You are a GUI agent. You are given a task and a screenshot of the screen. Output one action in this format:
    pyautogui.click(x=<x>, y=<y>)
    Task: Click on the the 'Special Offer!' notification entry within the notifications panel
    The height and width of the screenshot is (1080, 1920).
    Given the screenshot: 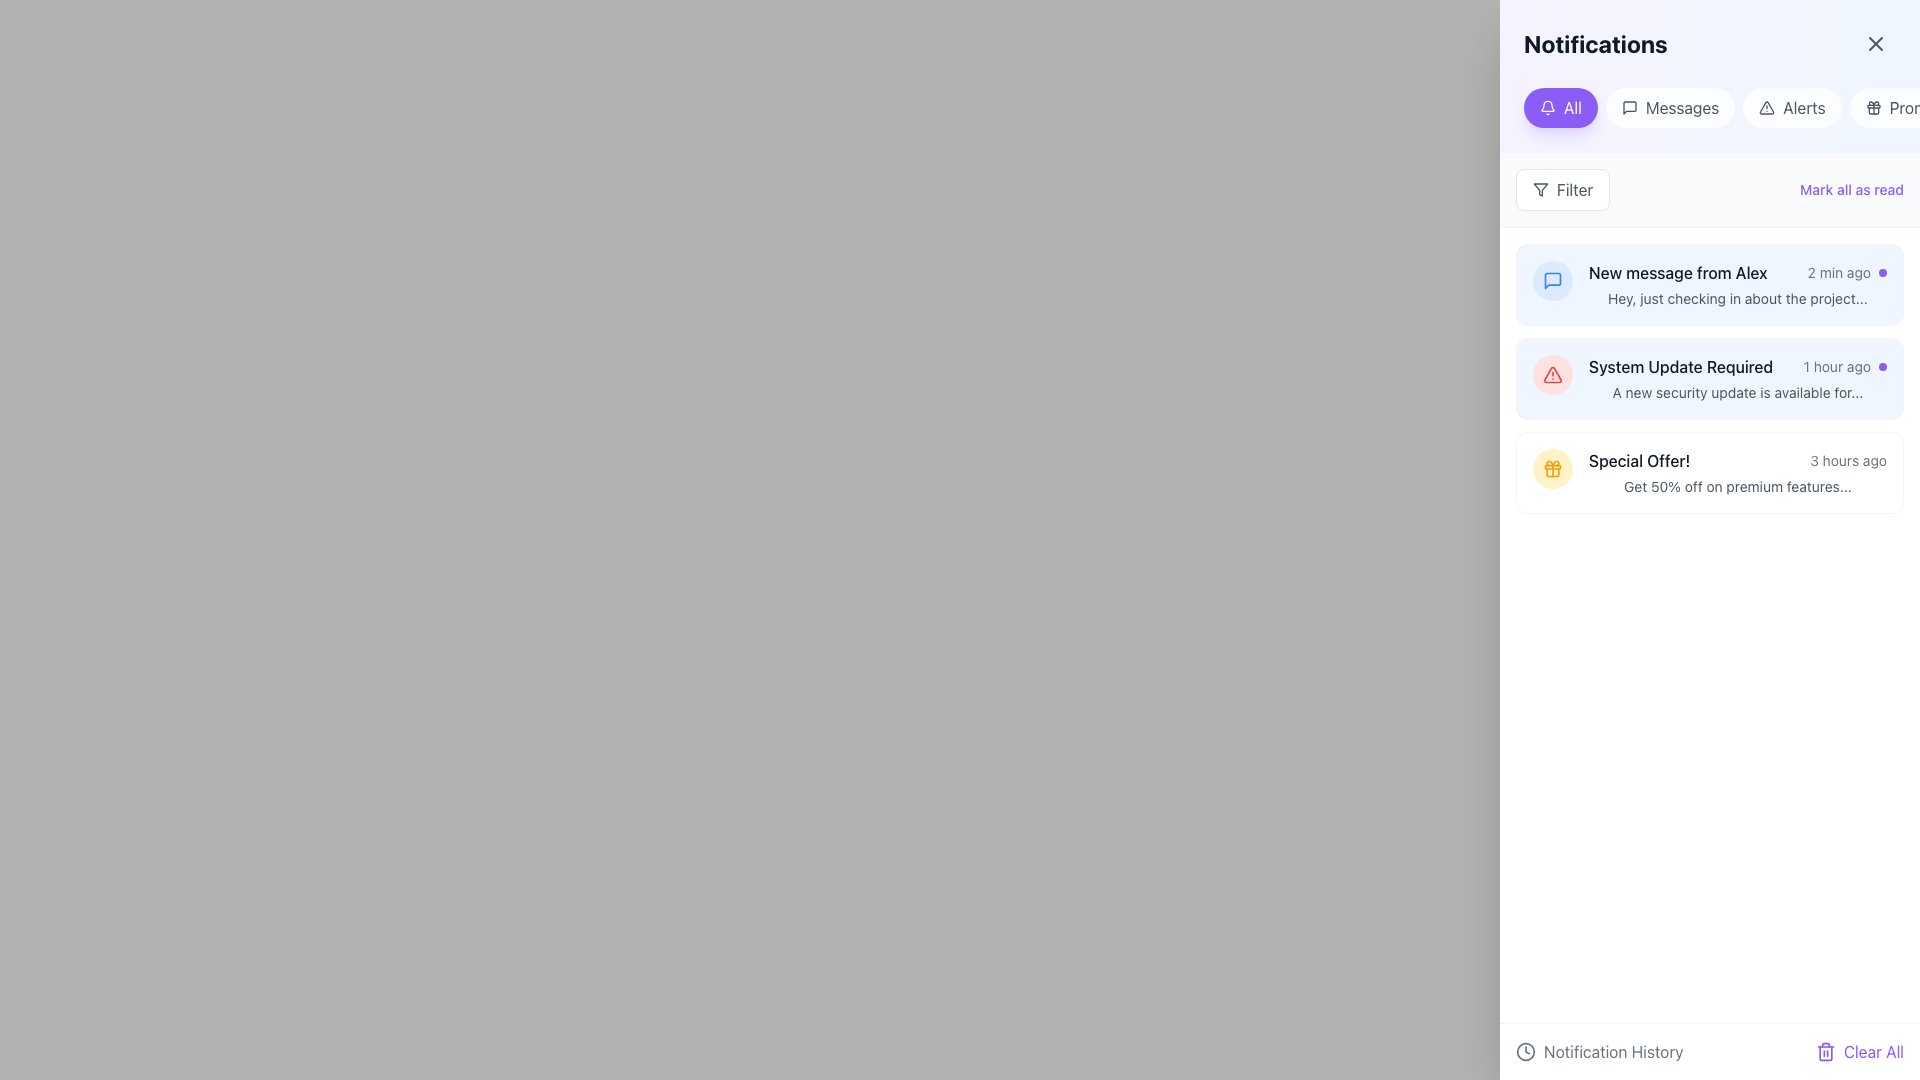 What is the action you would take?
    pyautogui.click(x=1708, y=473)
    